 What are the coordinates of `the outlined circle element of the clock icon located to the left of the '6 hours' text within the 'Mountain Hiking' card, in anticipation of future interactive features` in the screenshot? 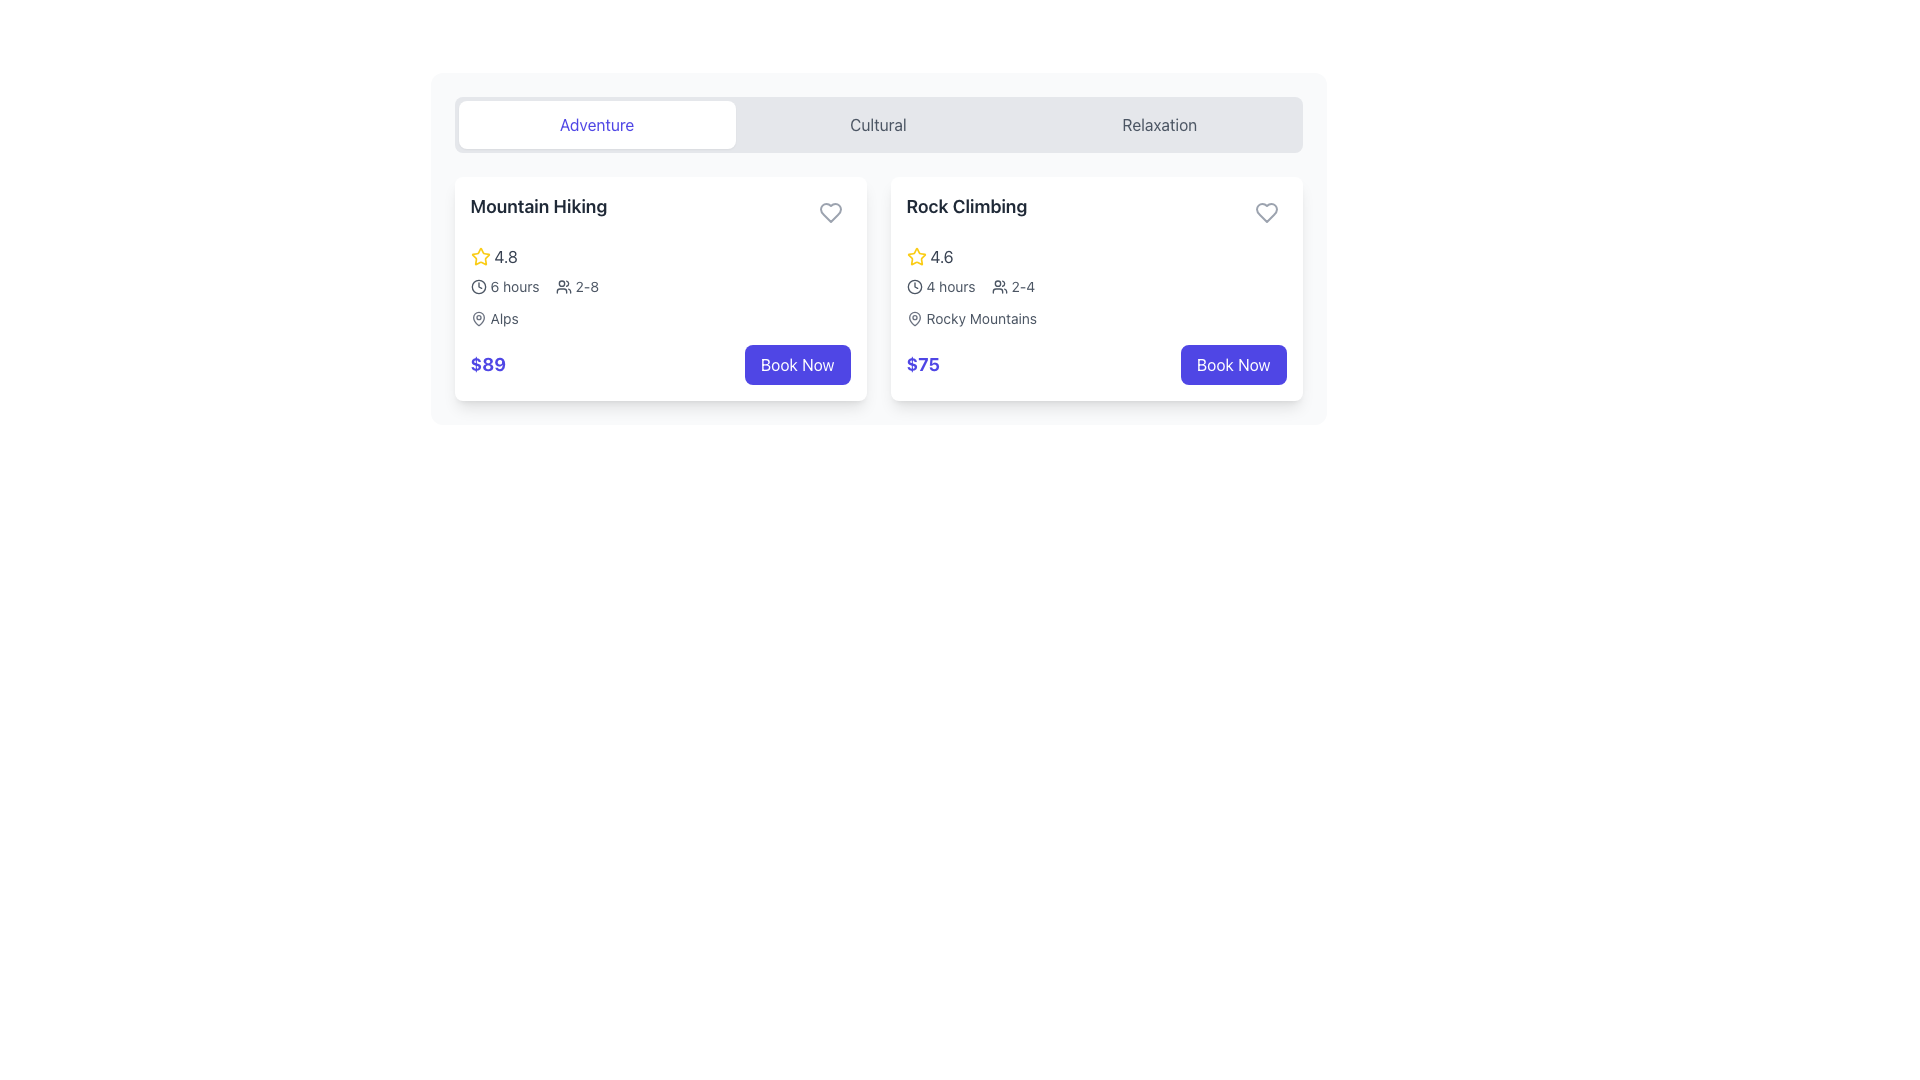 It's located at (477, 286).